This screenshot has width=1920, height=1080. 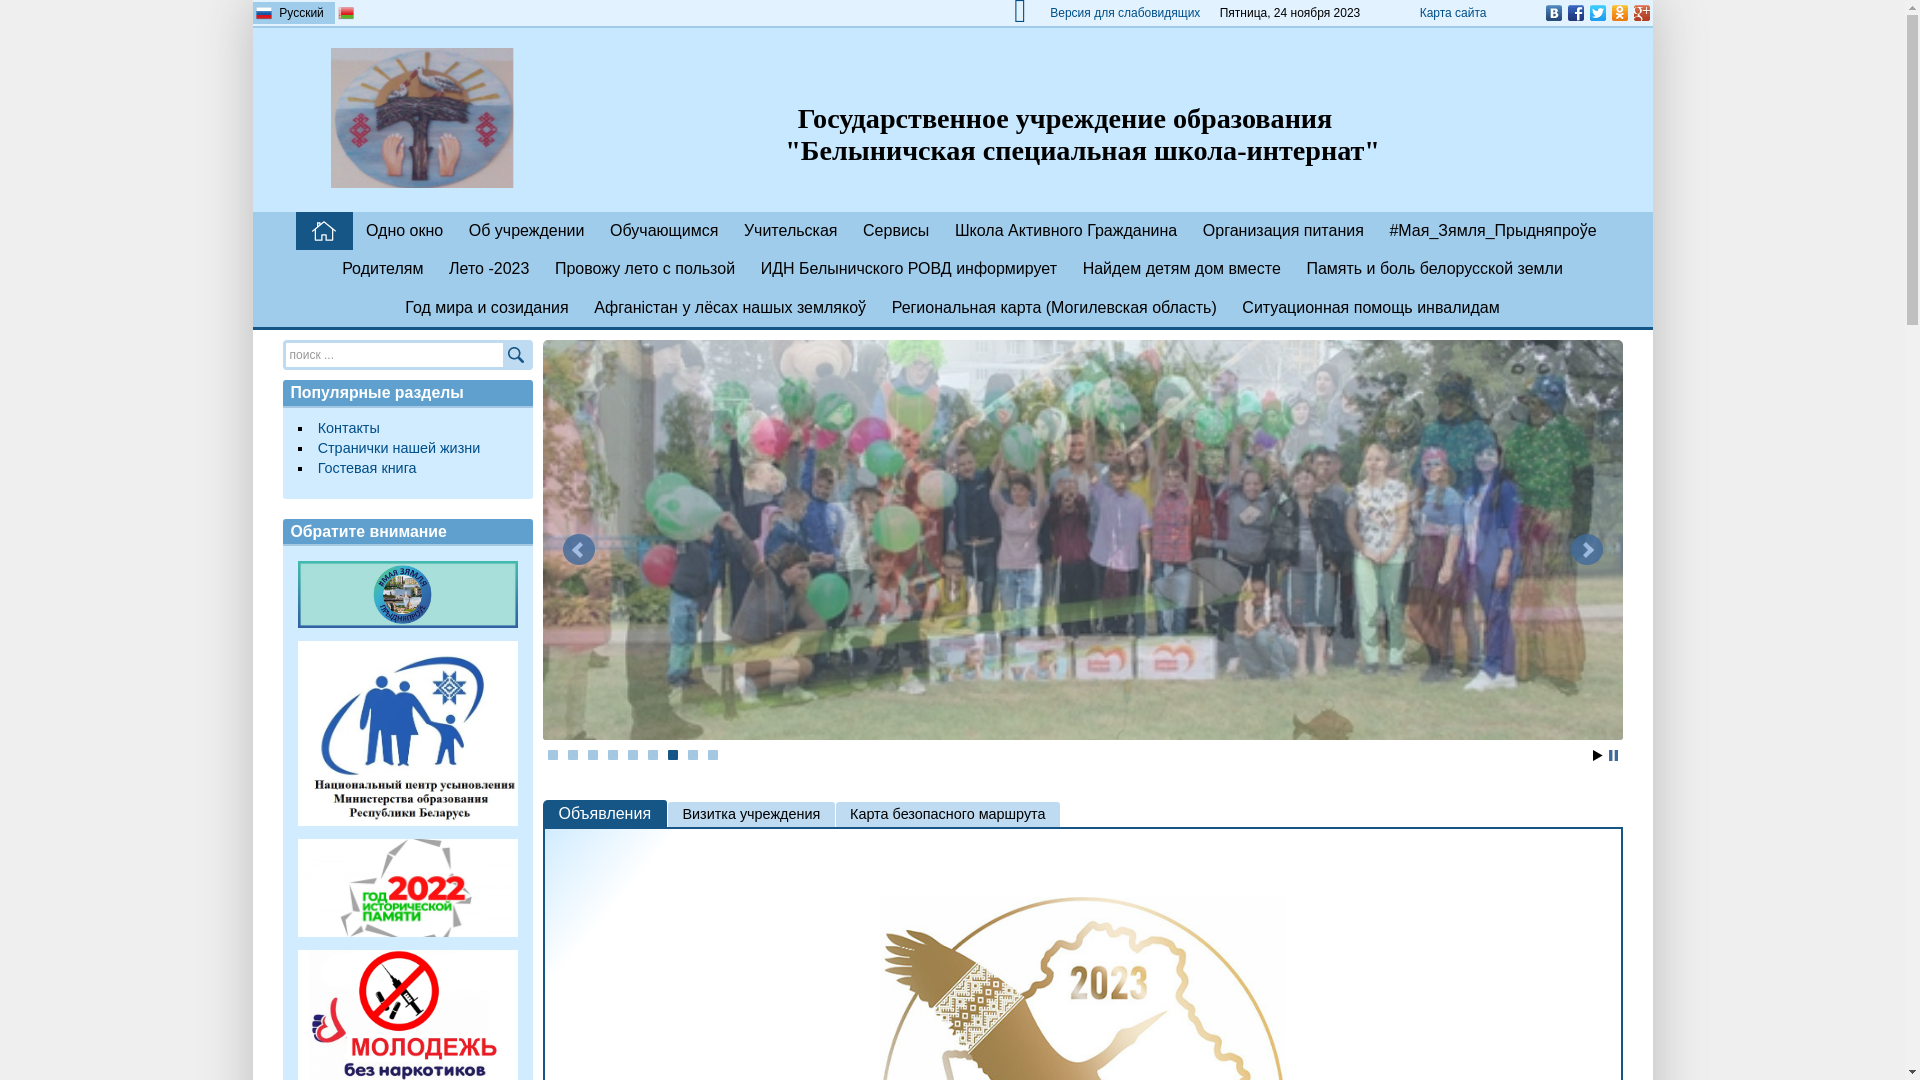 What do you see at coordinates (1596, 755) in the screenshot?
I see `'Start'` at bounding box center [1596, 755].